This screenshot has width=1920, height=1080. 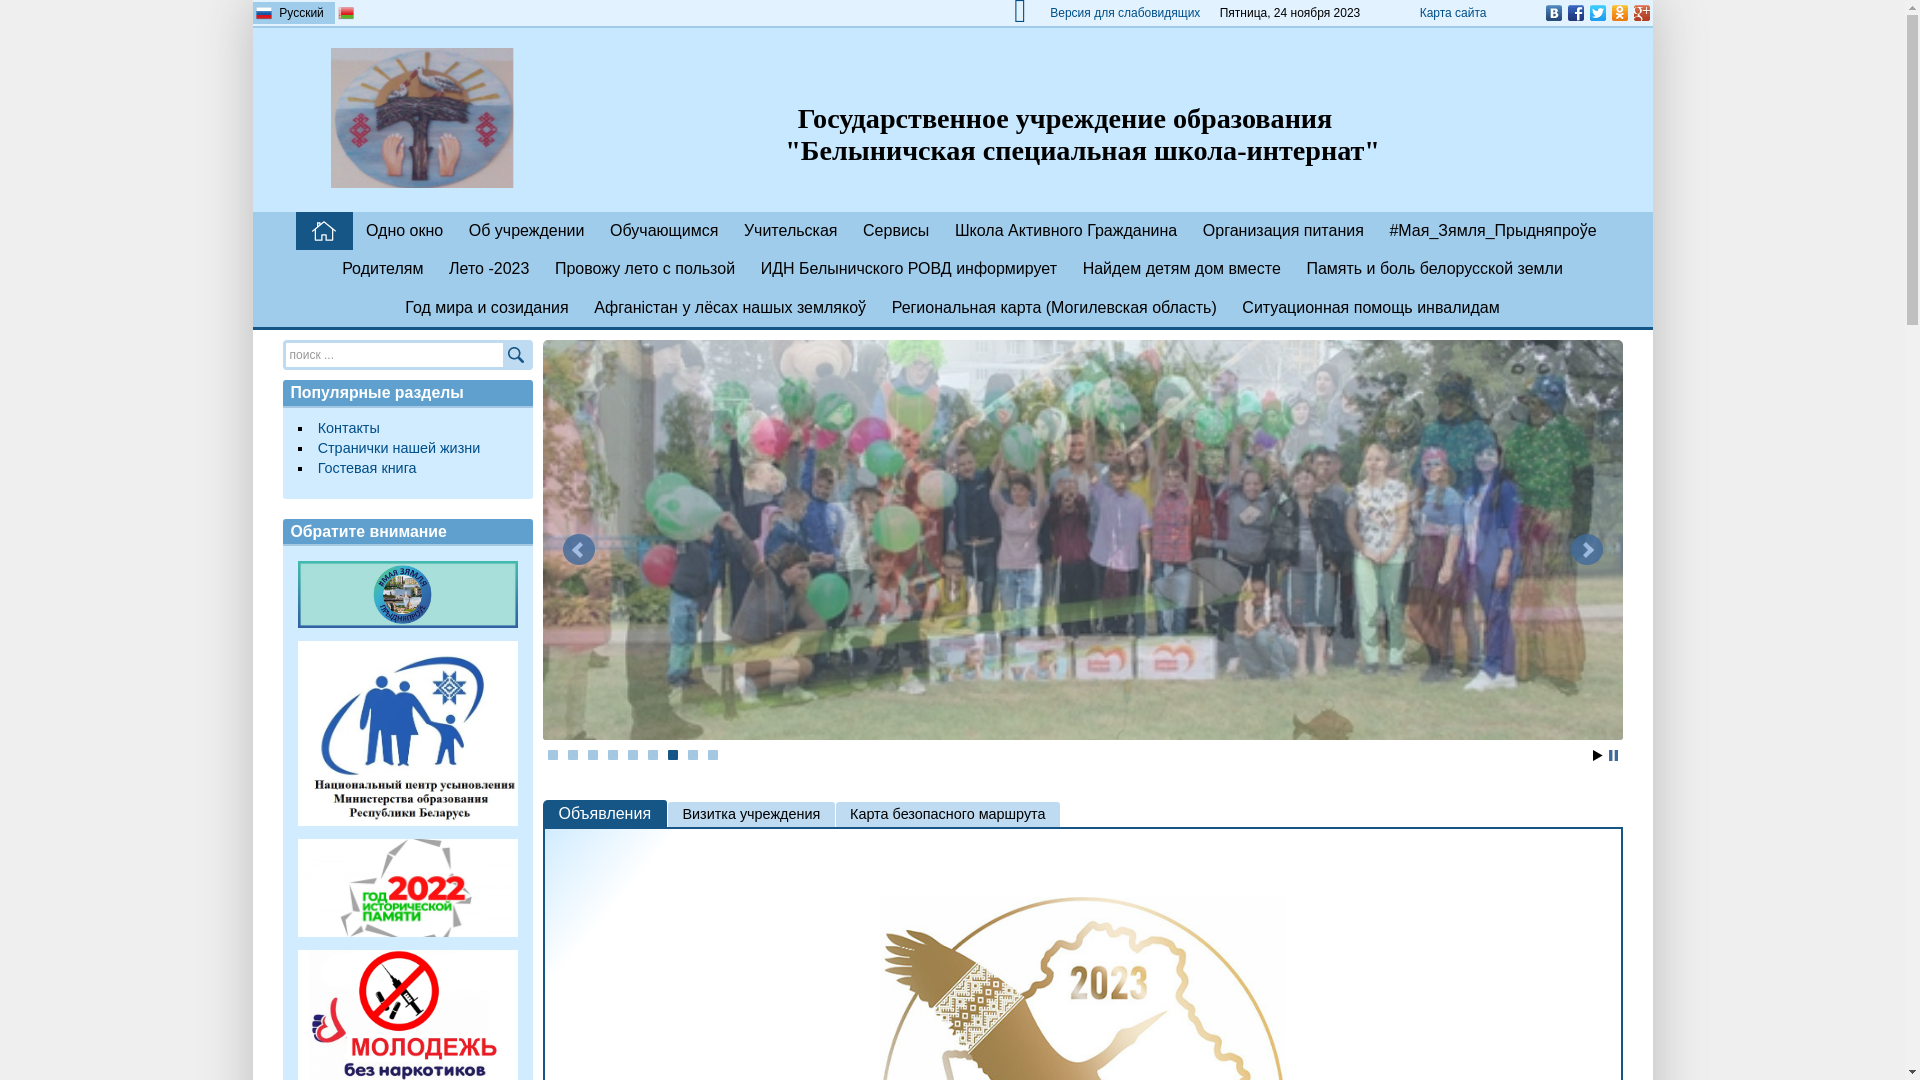 What do you see at coordinates (1596, 755) in the screenshot?
I see `'Start'` at bounding box center [1596, 755].